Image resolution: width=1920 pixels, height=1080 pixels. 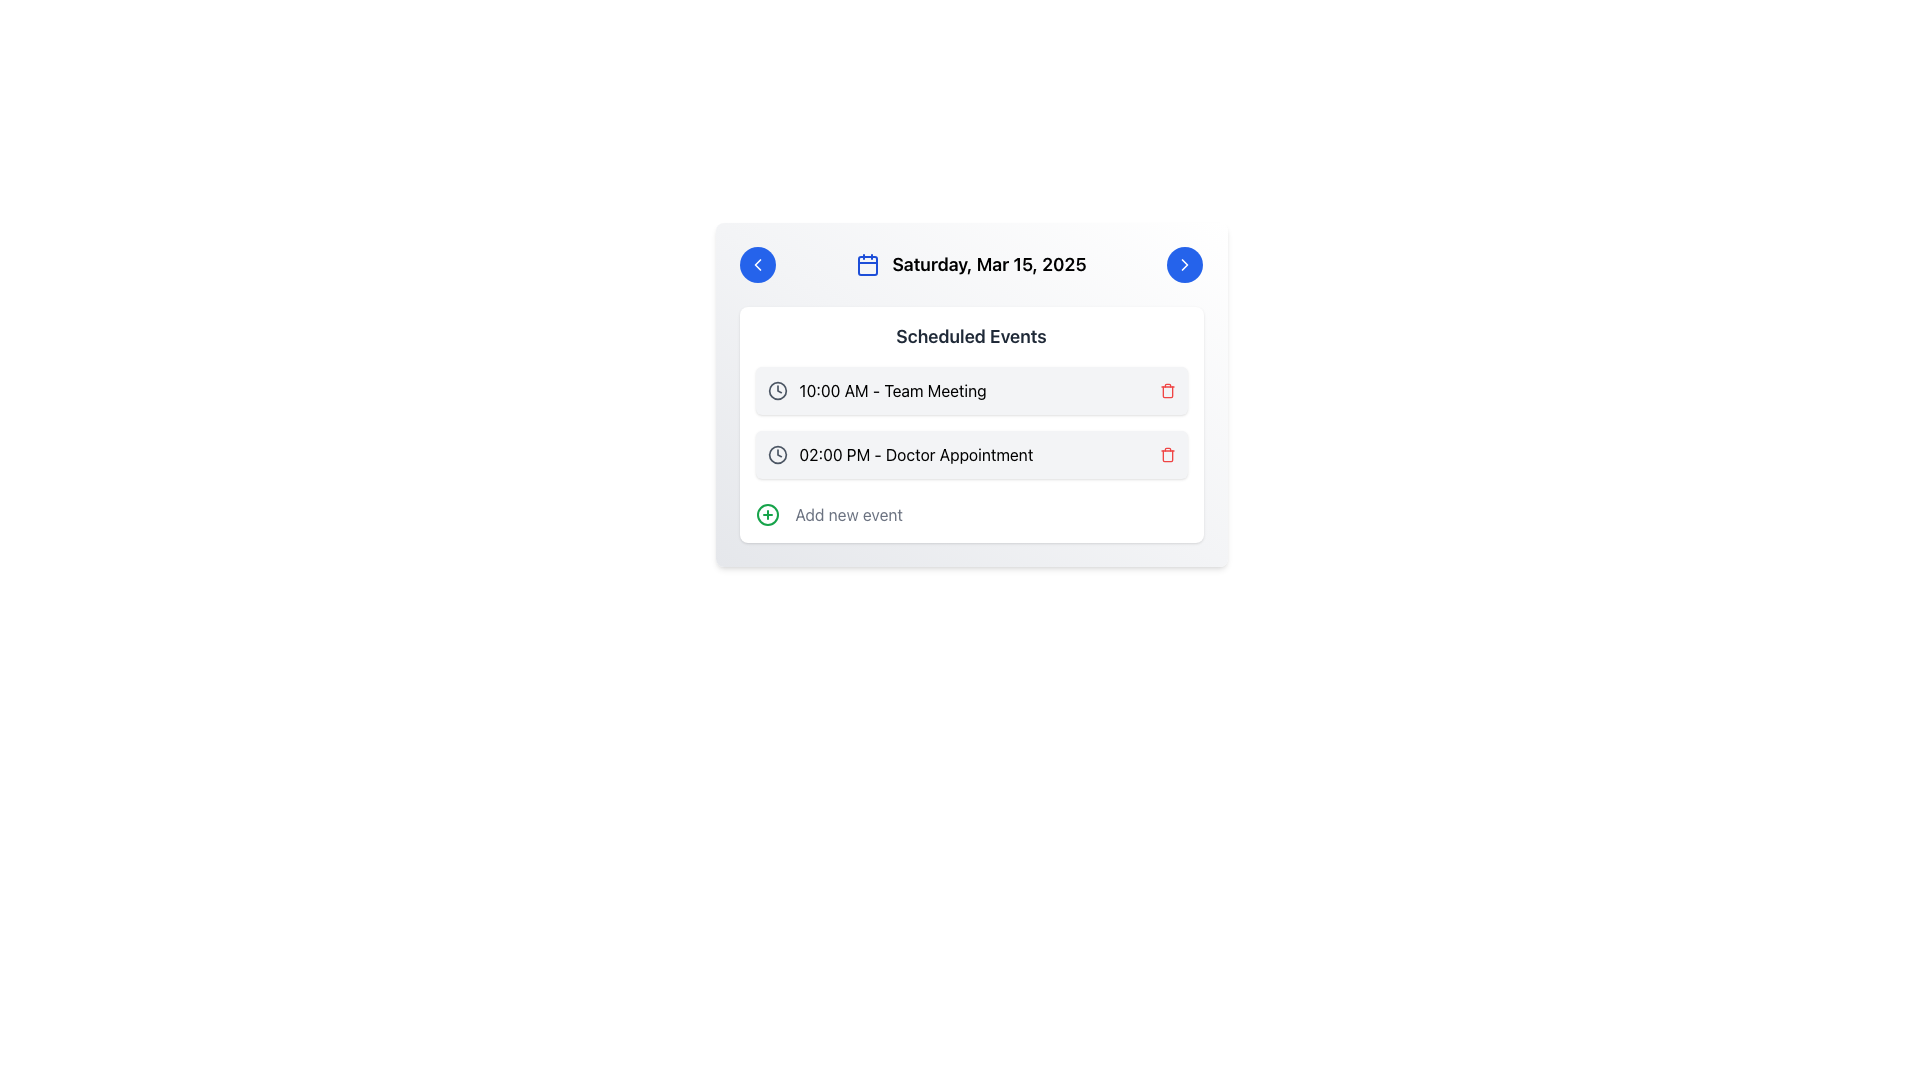 What do you see at coordinates (899, 455) in the screenshot?
I see `the 'Doctor Appointment' event in the 'Scheduled Events' section` at bounding box center [899, 455].